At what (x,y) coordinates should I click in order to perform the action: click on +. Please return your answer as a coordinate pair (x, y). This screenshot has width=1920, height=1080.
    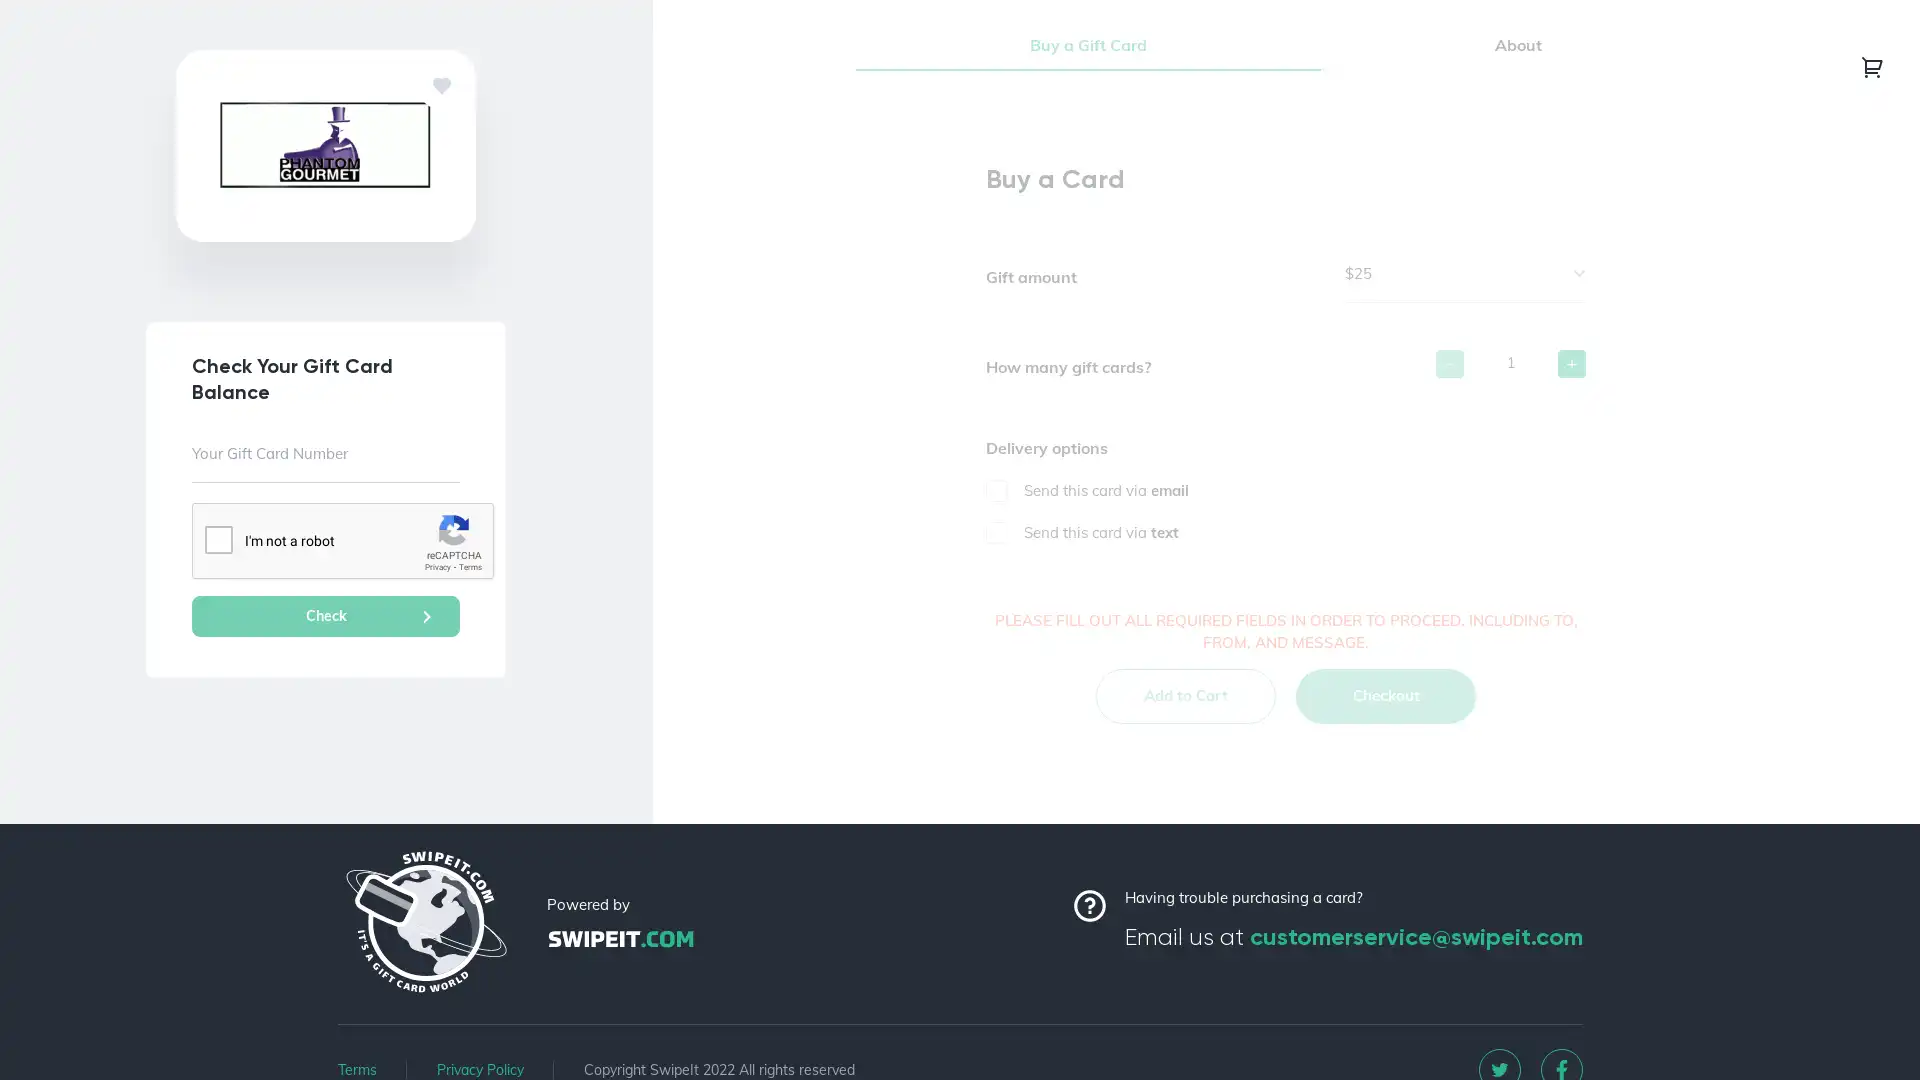
    Looking at the image, I should click on (1570, 384).